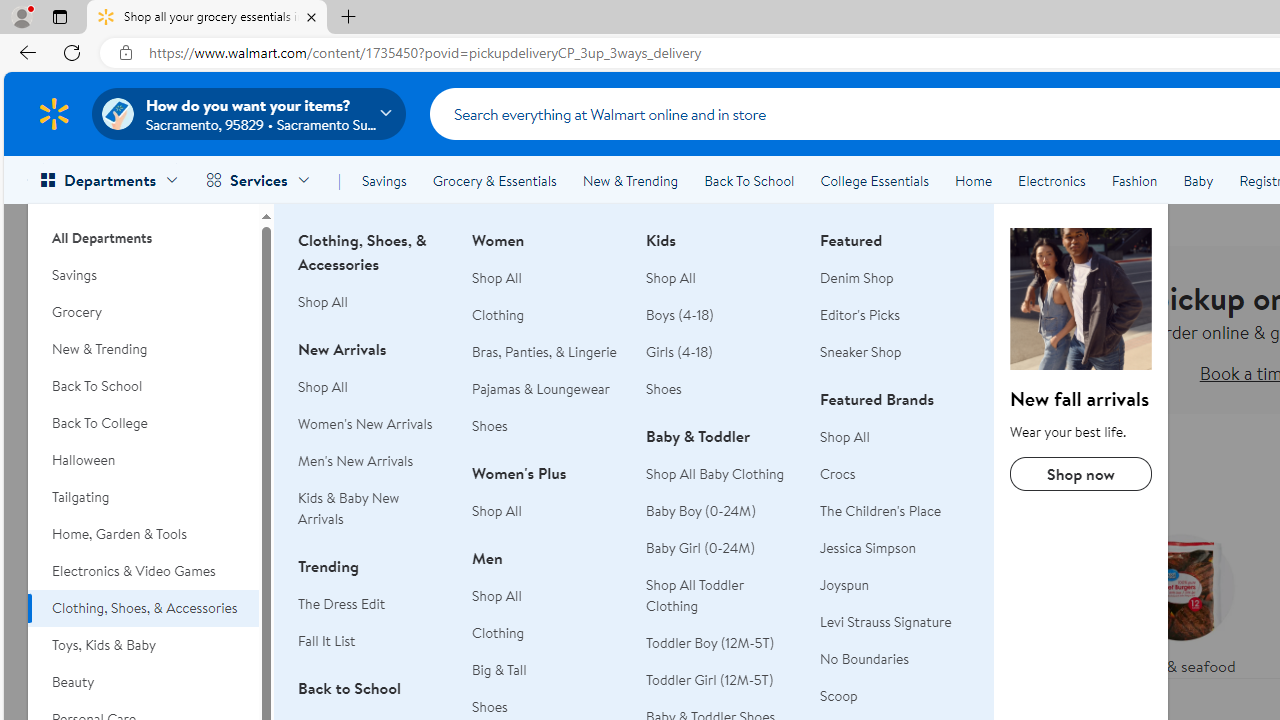 This screenshot has height=720, width=1280. What do you see at coordinates (845, 585) in the screenshot?
I see `'Joyspun'` at bounding box center [845, 585].